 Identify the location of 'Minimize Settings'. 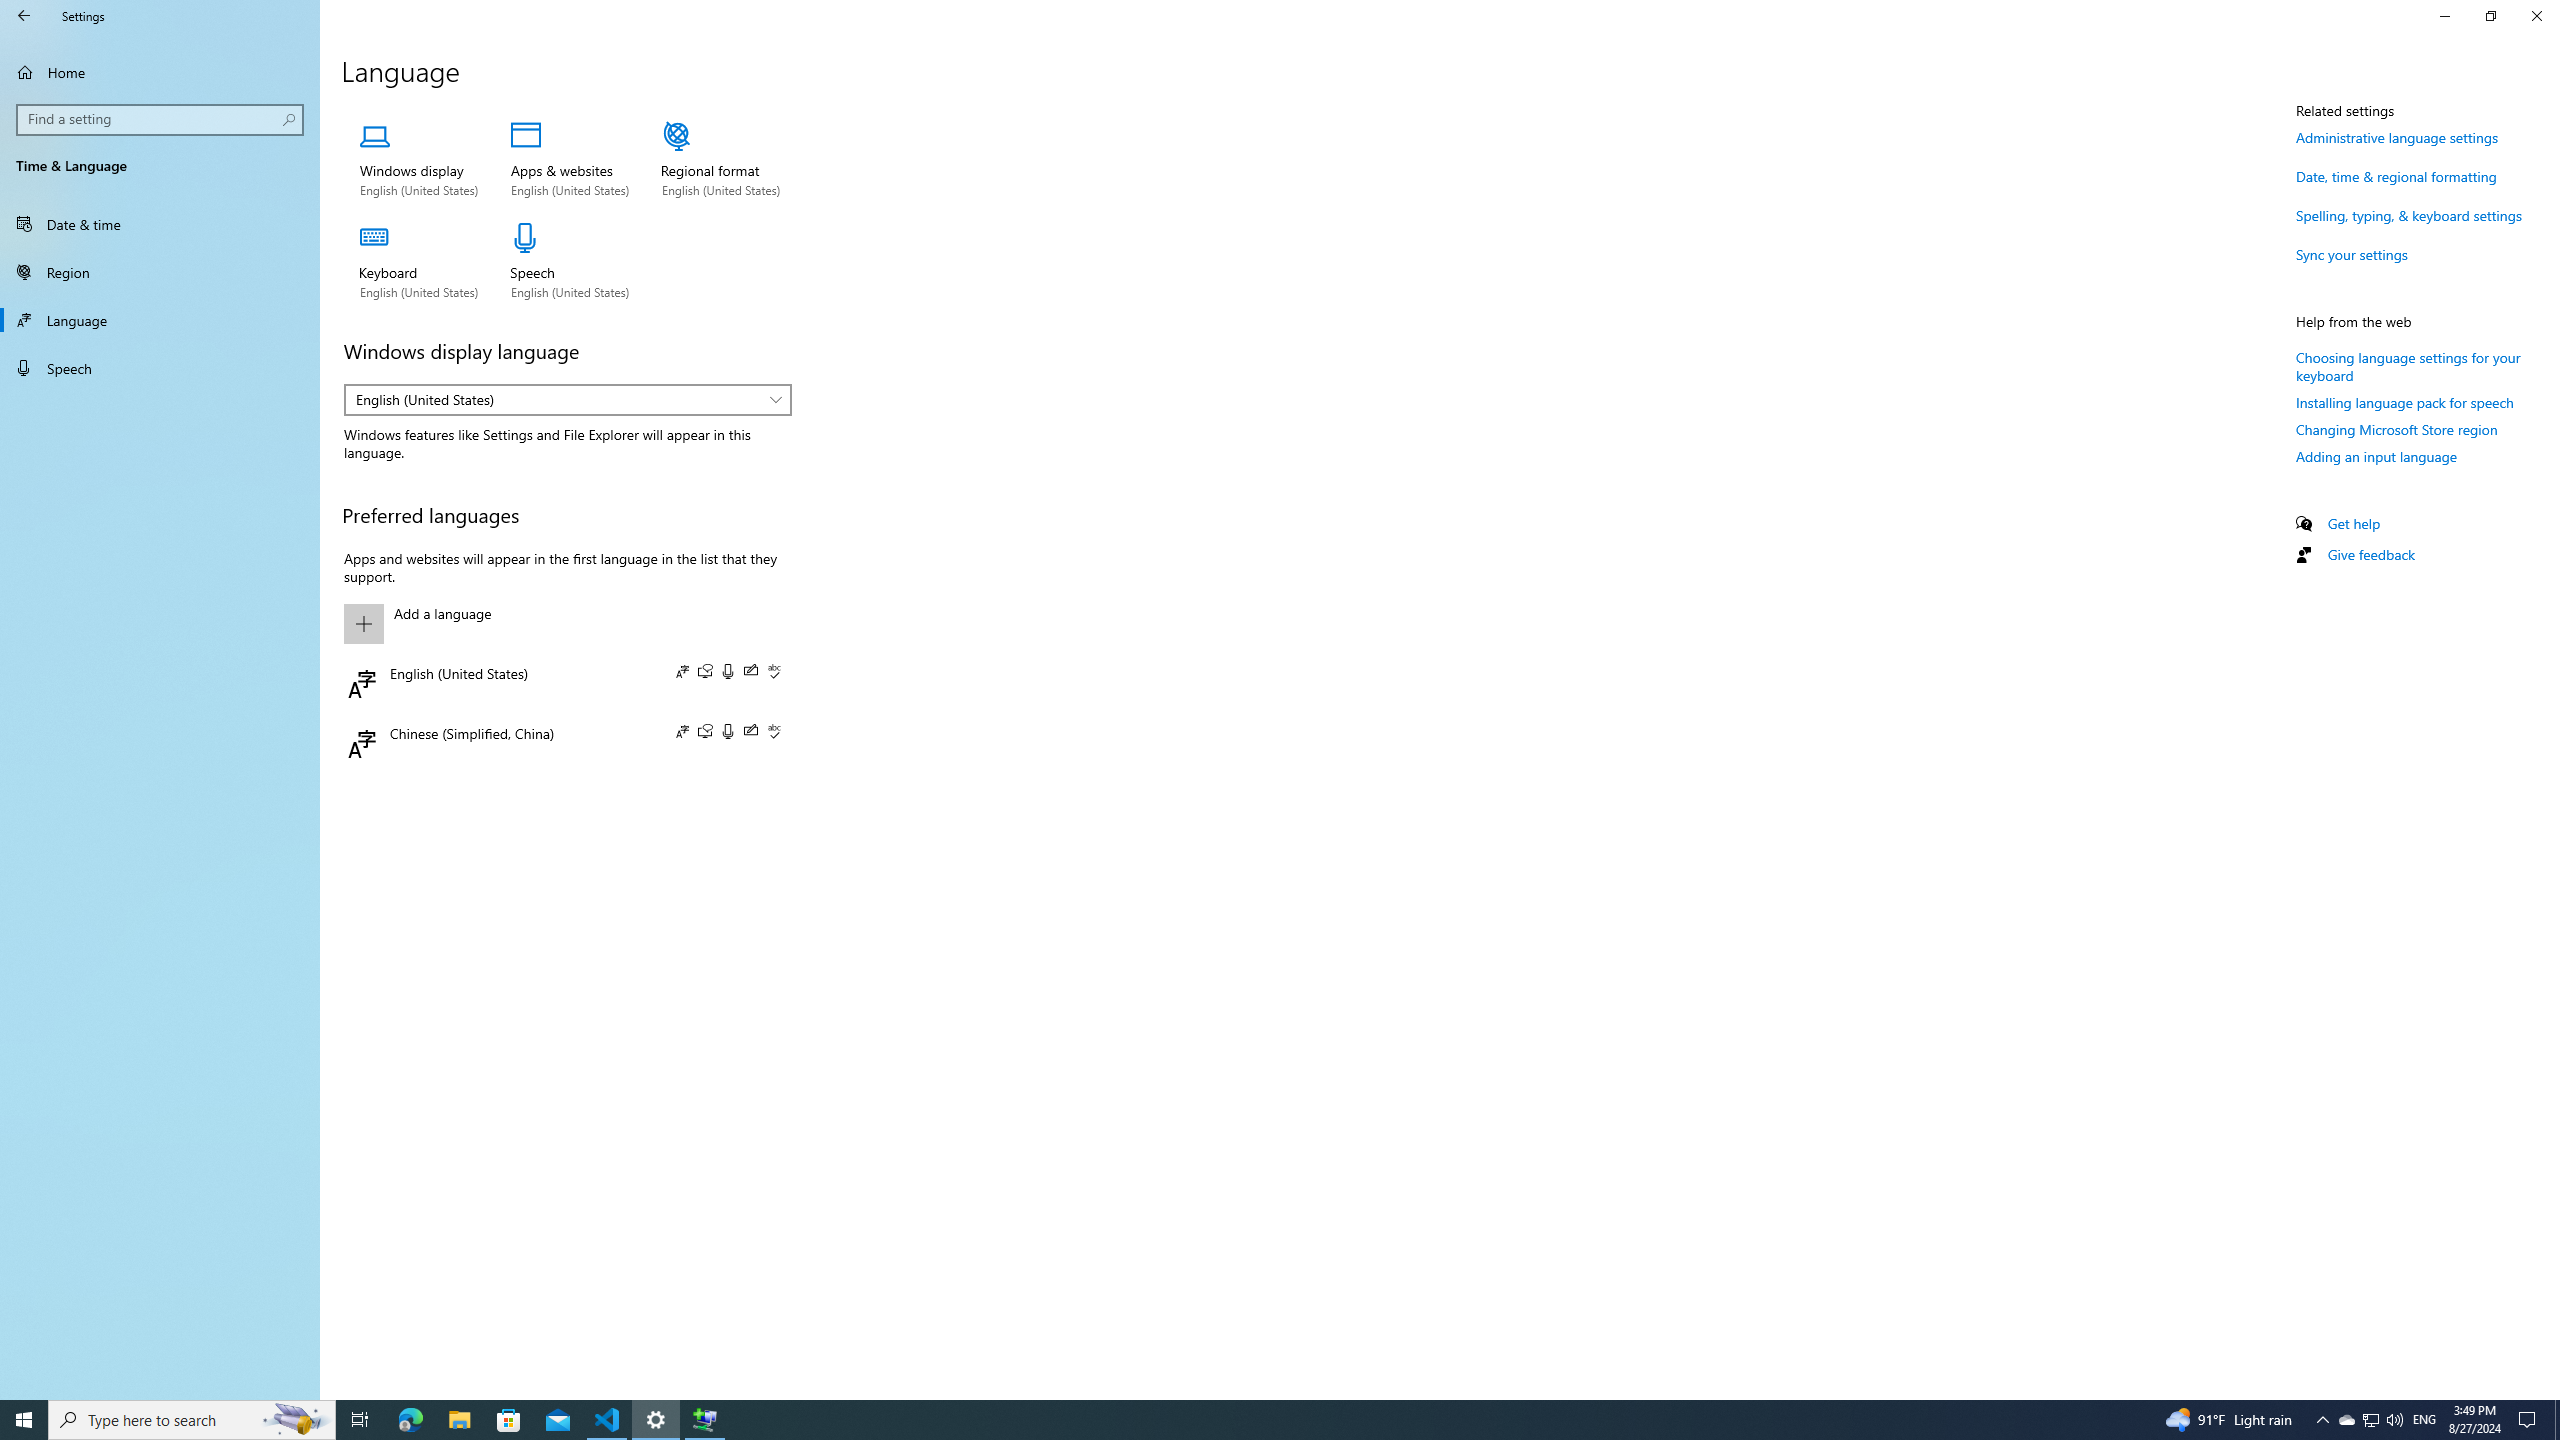
(2443, 15).